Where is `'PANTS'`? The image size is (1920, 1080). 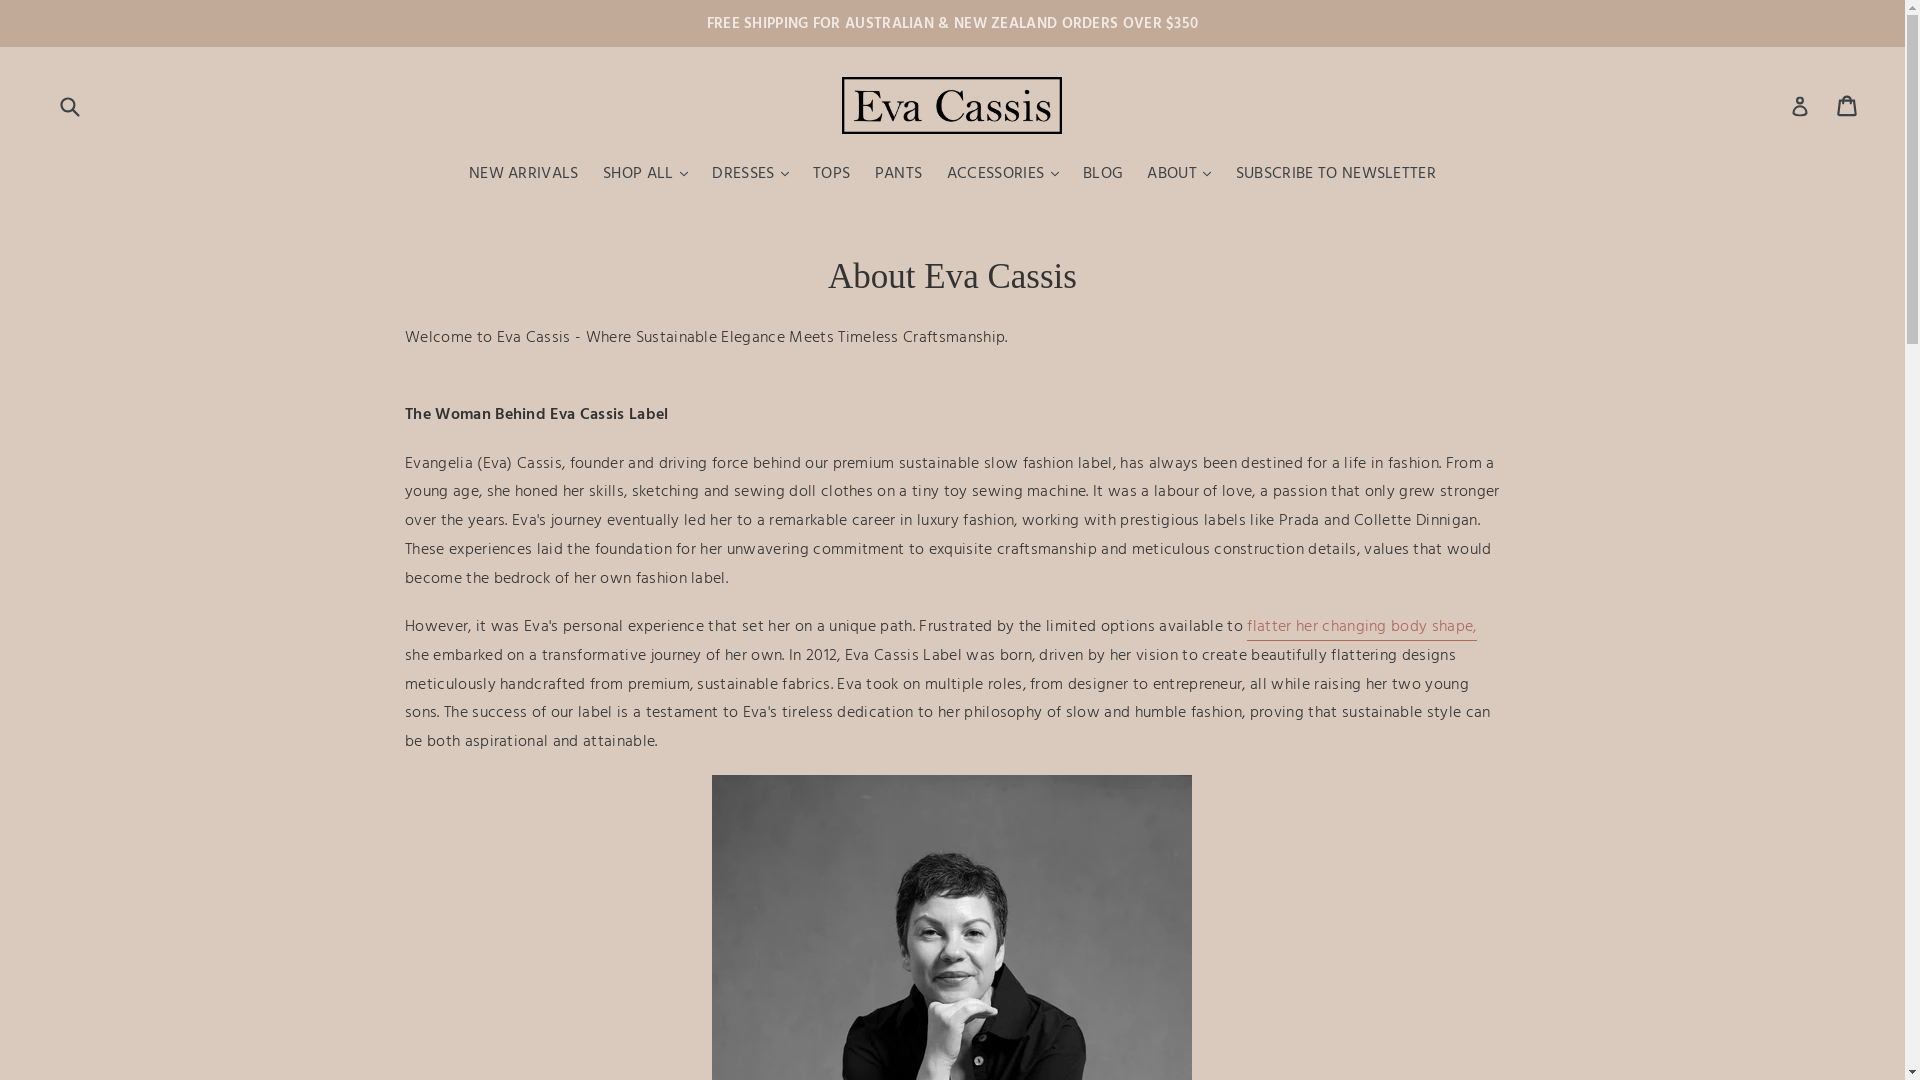 'PANTS' is located at coordinates (897, 173).